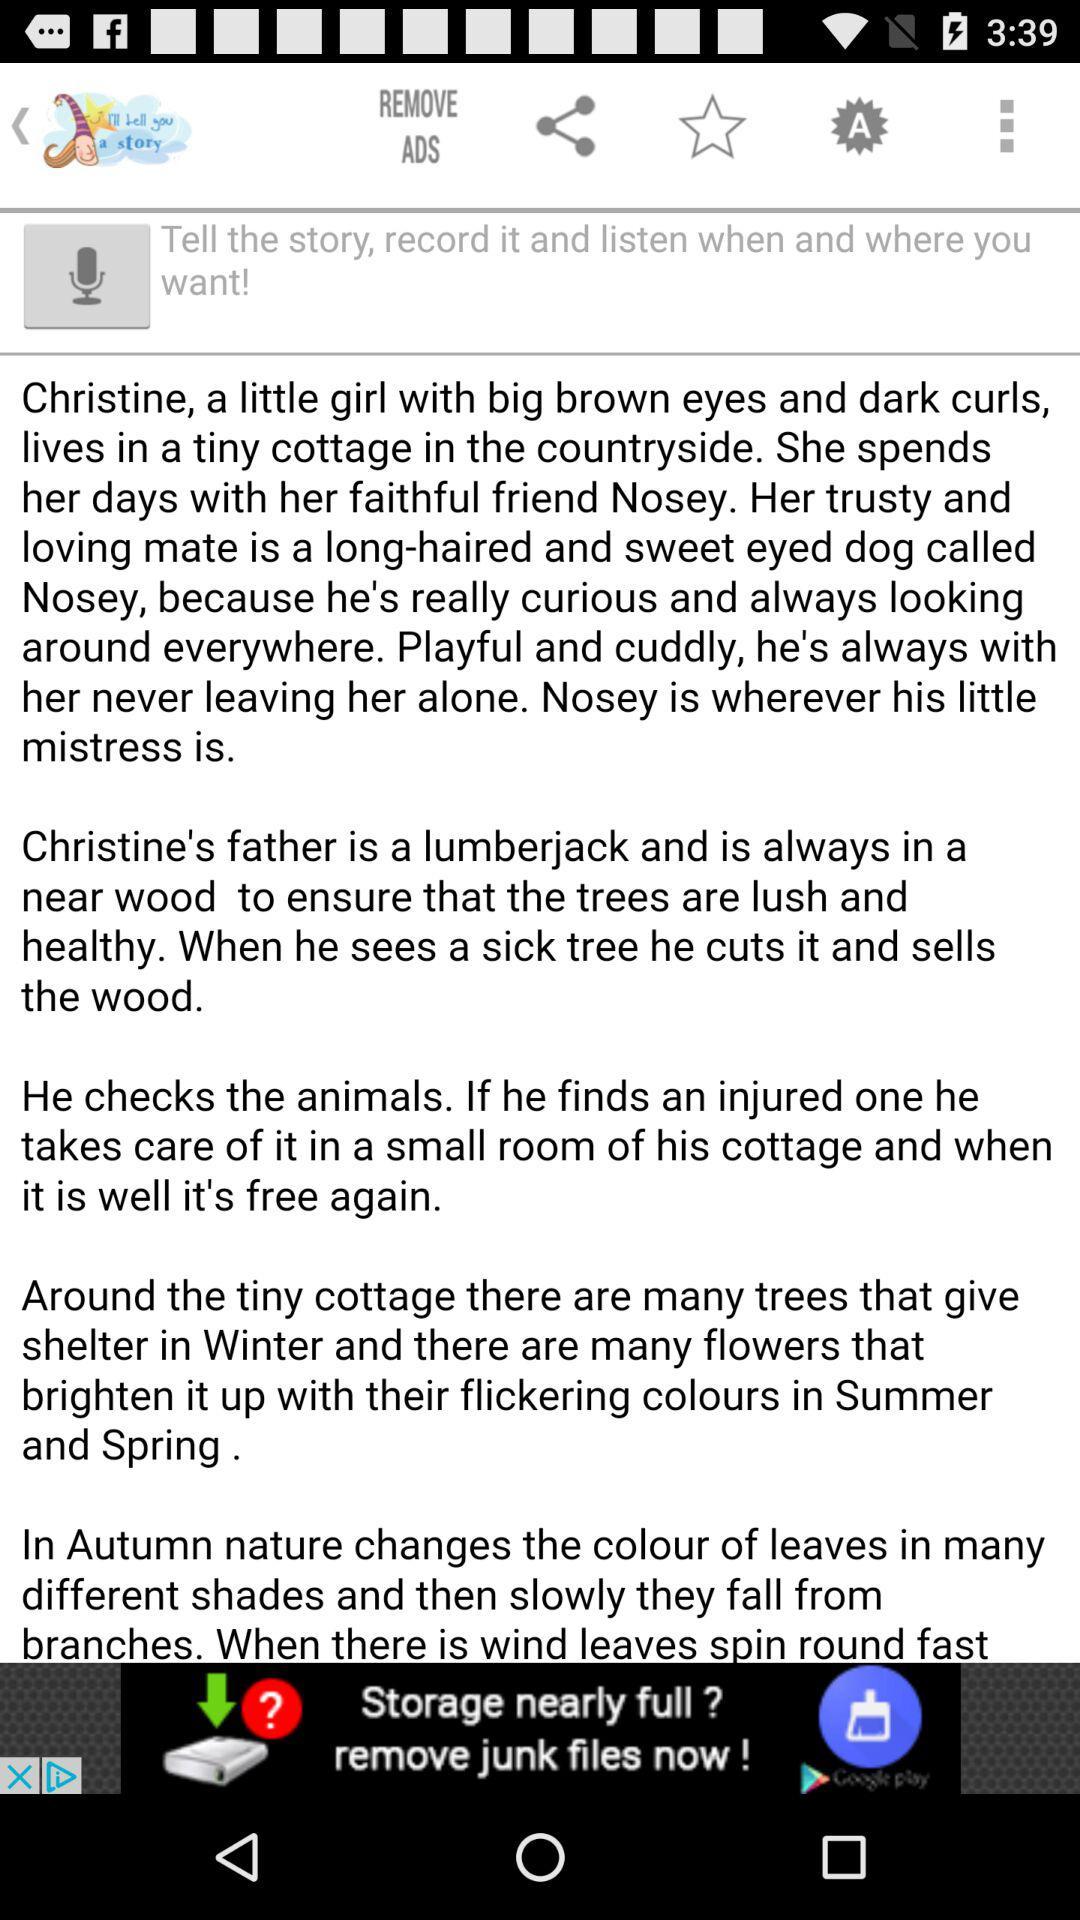  Describe the element at coordinates (86, 294) in the screenshot. I see `the microphone icon` at that location.